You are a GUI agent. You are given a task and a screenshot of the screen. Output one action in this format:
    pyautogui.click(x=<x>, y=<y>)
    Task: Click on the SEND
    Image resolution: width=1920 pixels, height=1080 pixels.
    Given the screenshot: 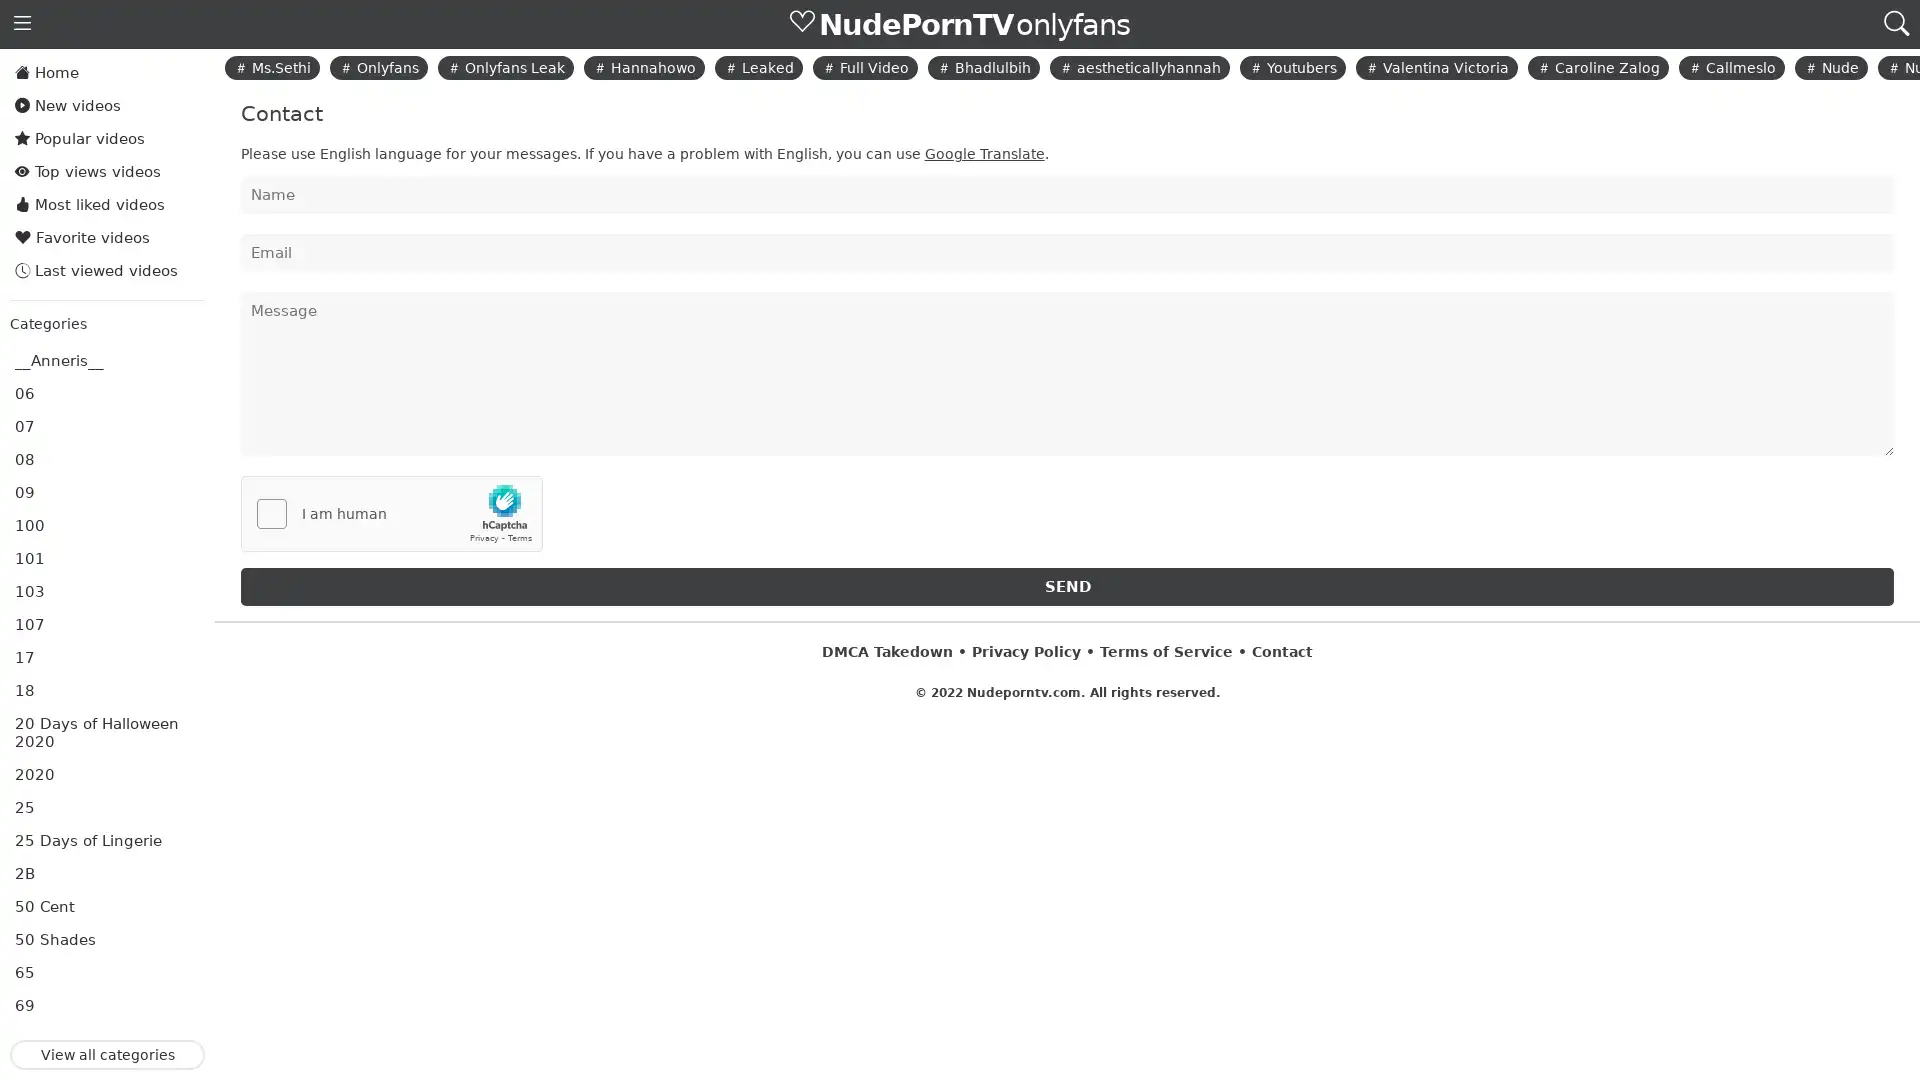 What is the action you would take?
    pyautogui.click(x=1065, y=585)
    